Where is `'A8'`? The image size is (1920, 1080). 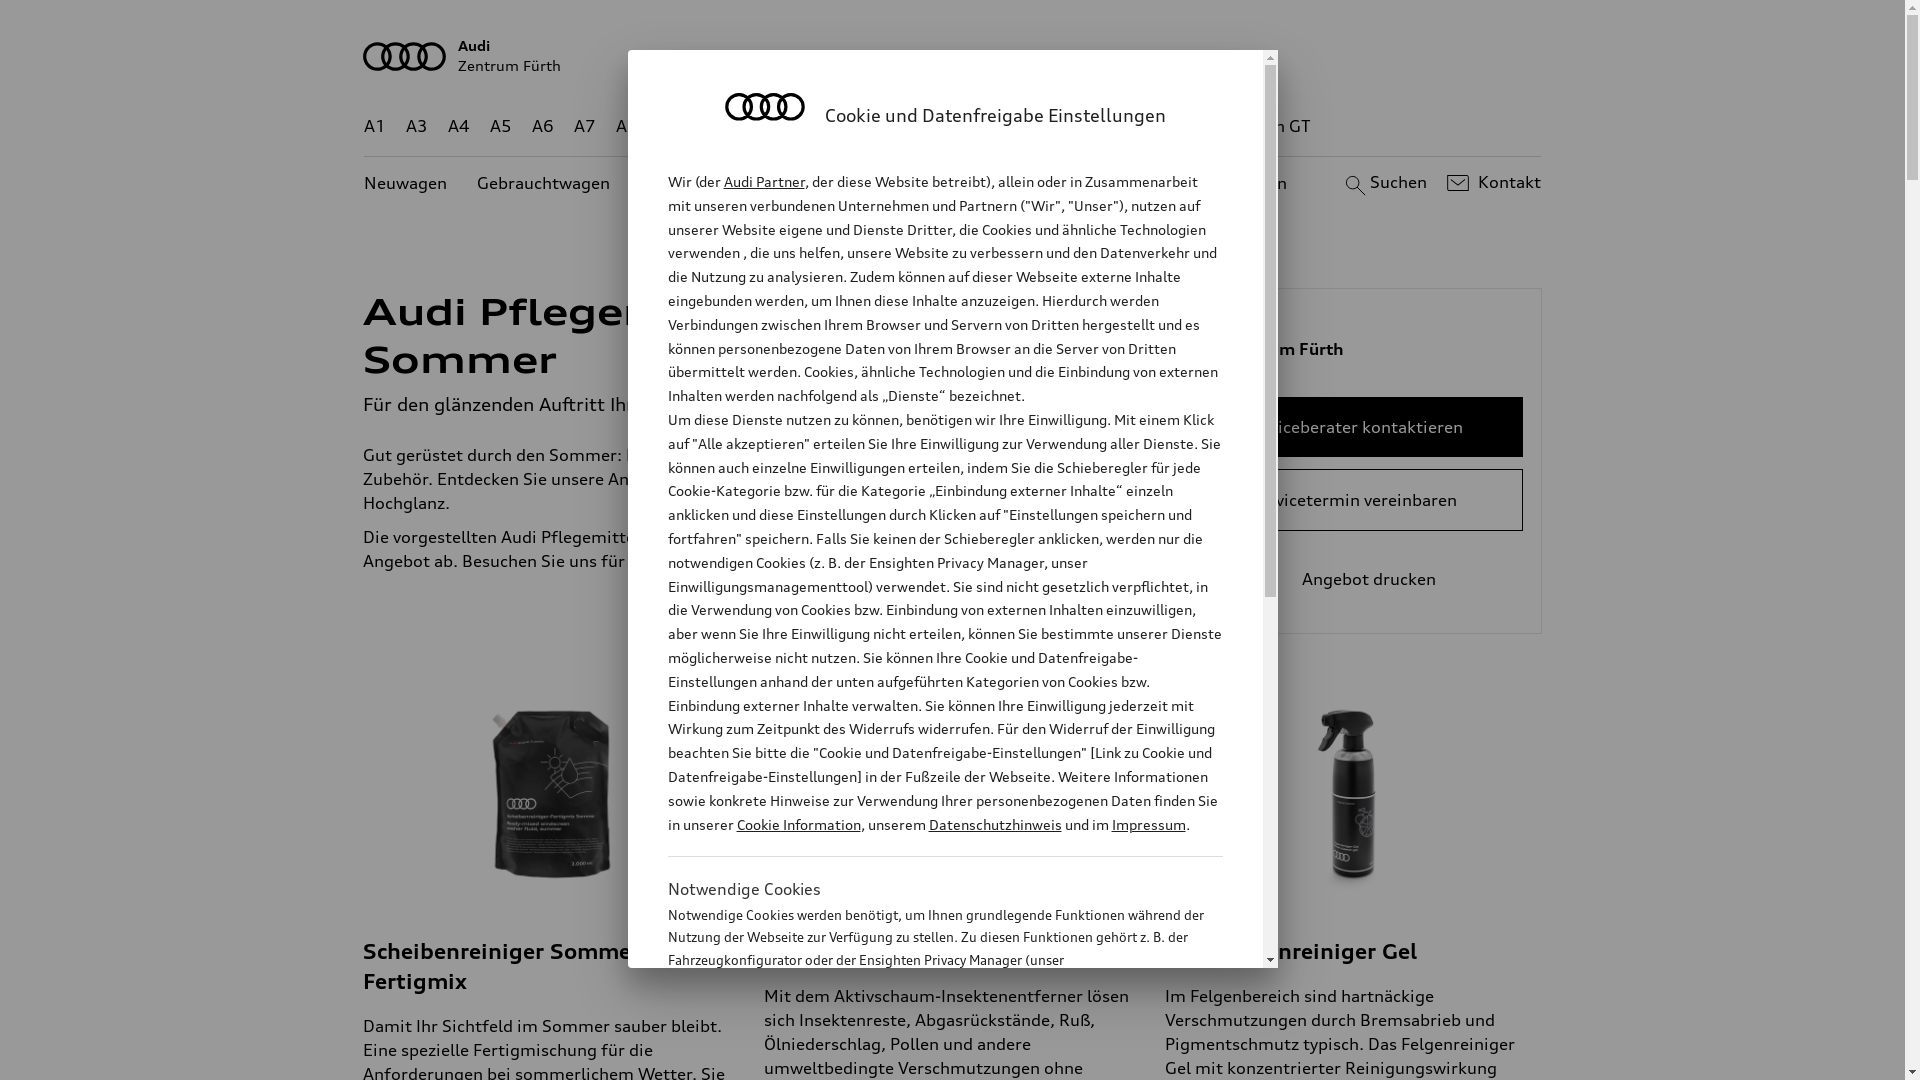 'A8' is located at coordinates (626, 126).